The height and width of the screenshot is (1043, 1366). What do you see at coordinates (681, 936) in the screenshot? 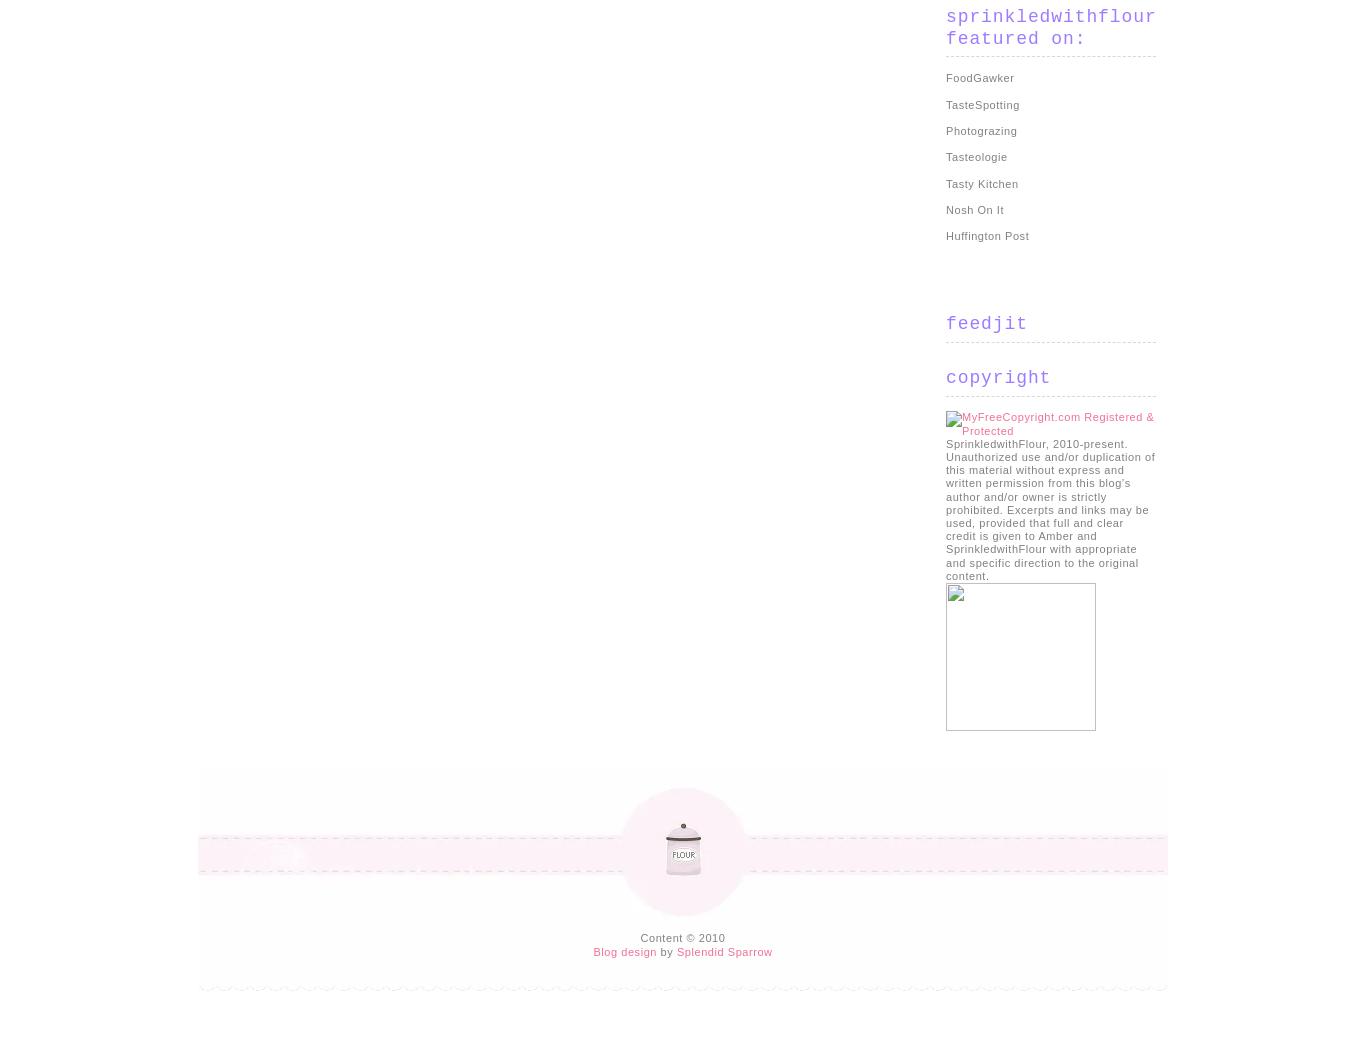
I see `'Content © 2010'` at bounding box center [681, 936].